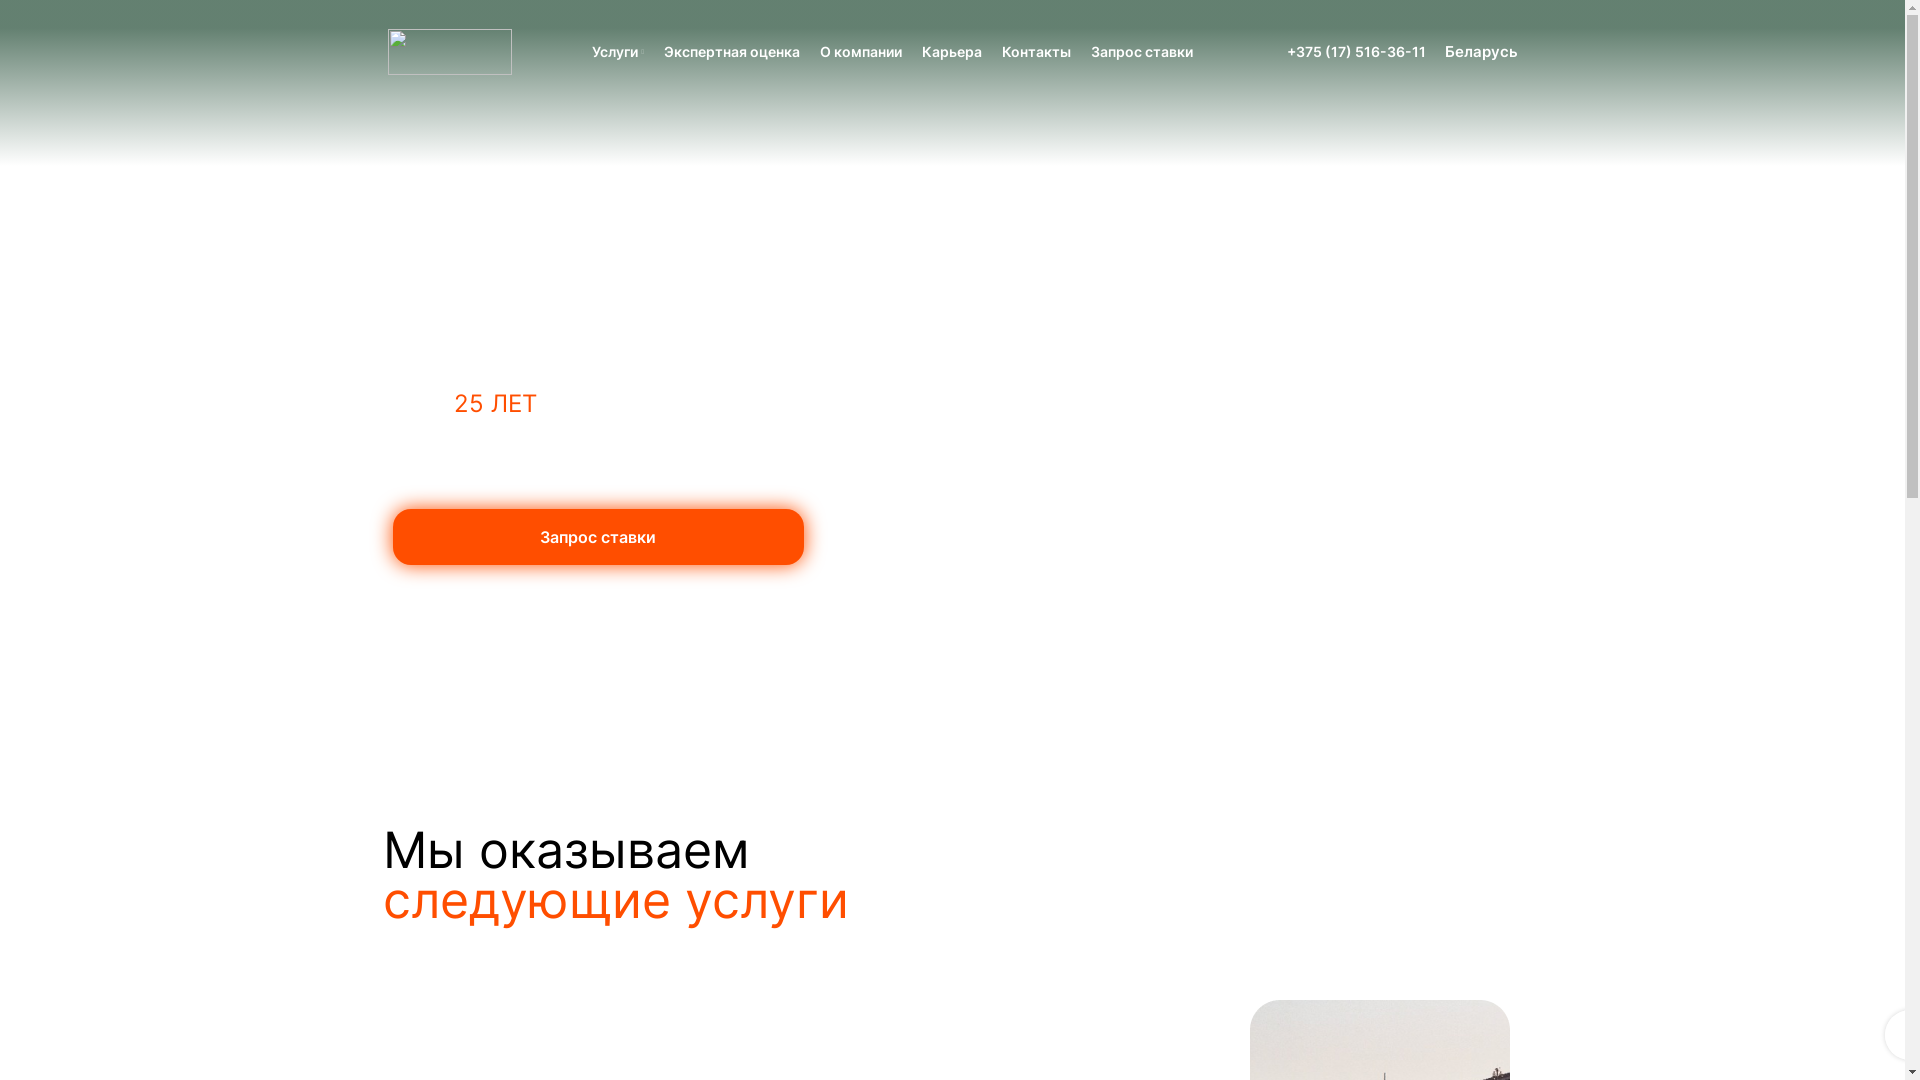  What do you see at coordinates (1286, 50) in the screenshot?
I see `'+375 (17) 516-36-11'` at bounding box center [1286, 50].